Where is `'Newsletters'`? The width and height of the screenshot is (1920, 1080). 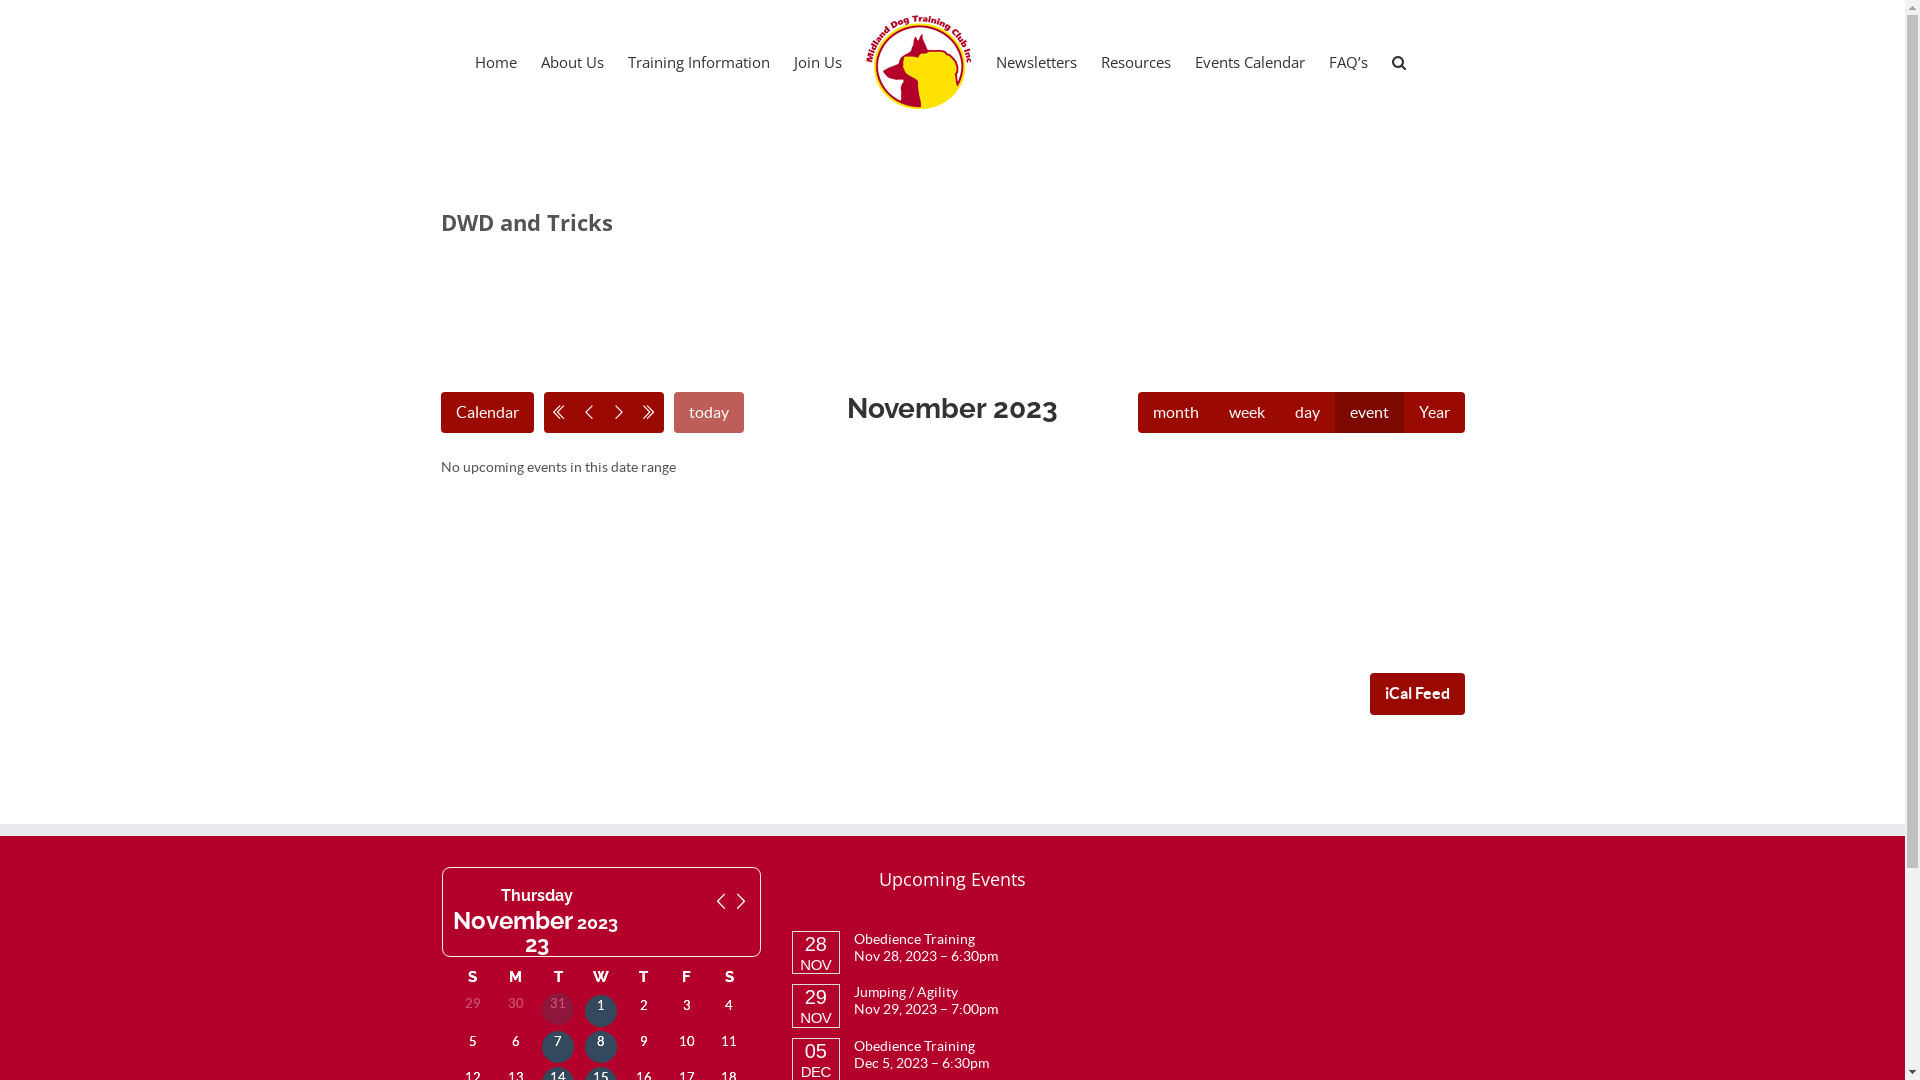
'Newsletters' is located at coordinates (996, 59).